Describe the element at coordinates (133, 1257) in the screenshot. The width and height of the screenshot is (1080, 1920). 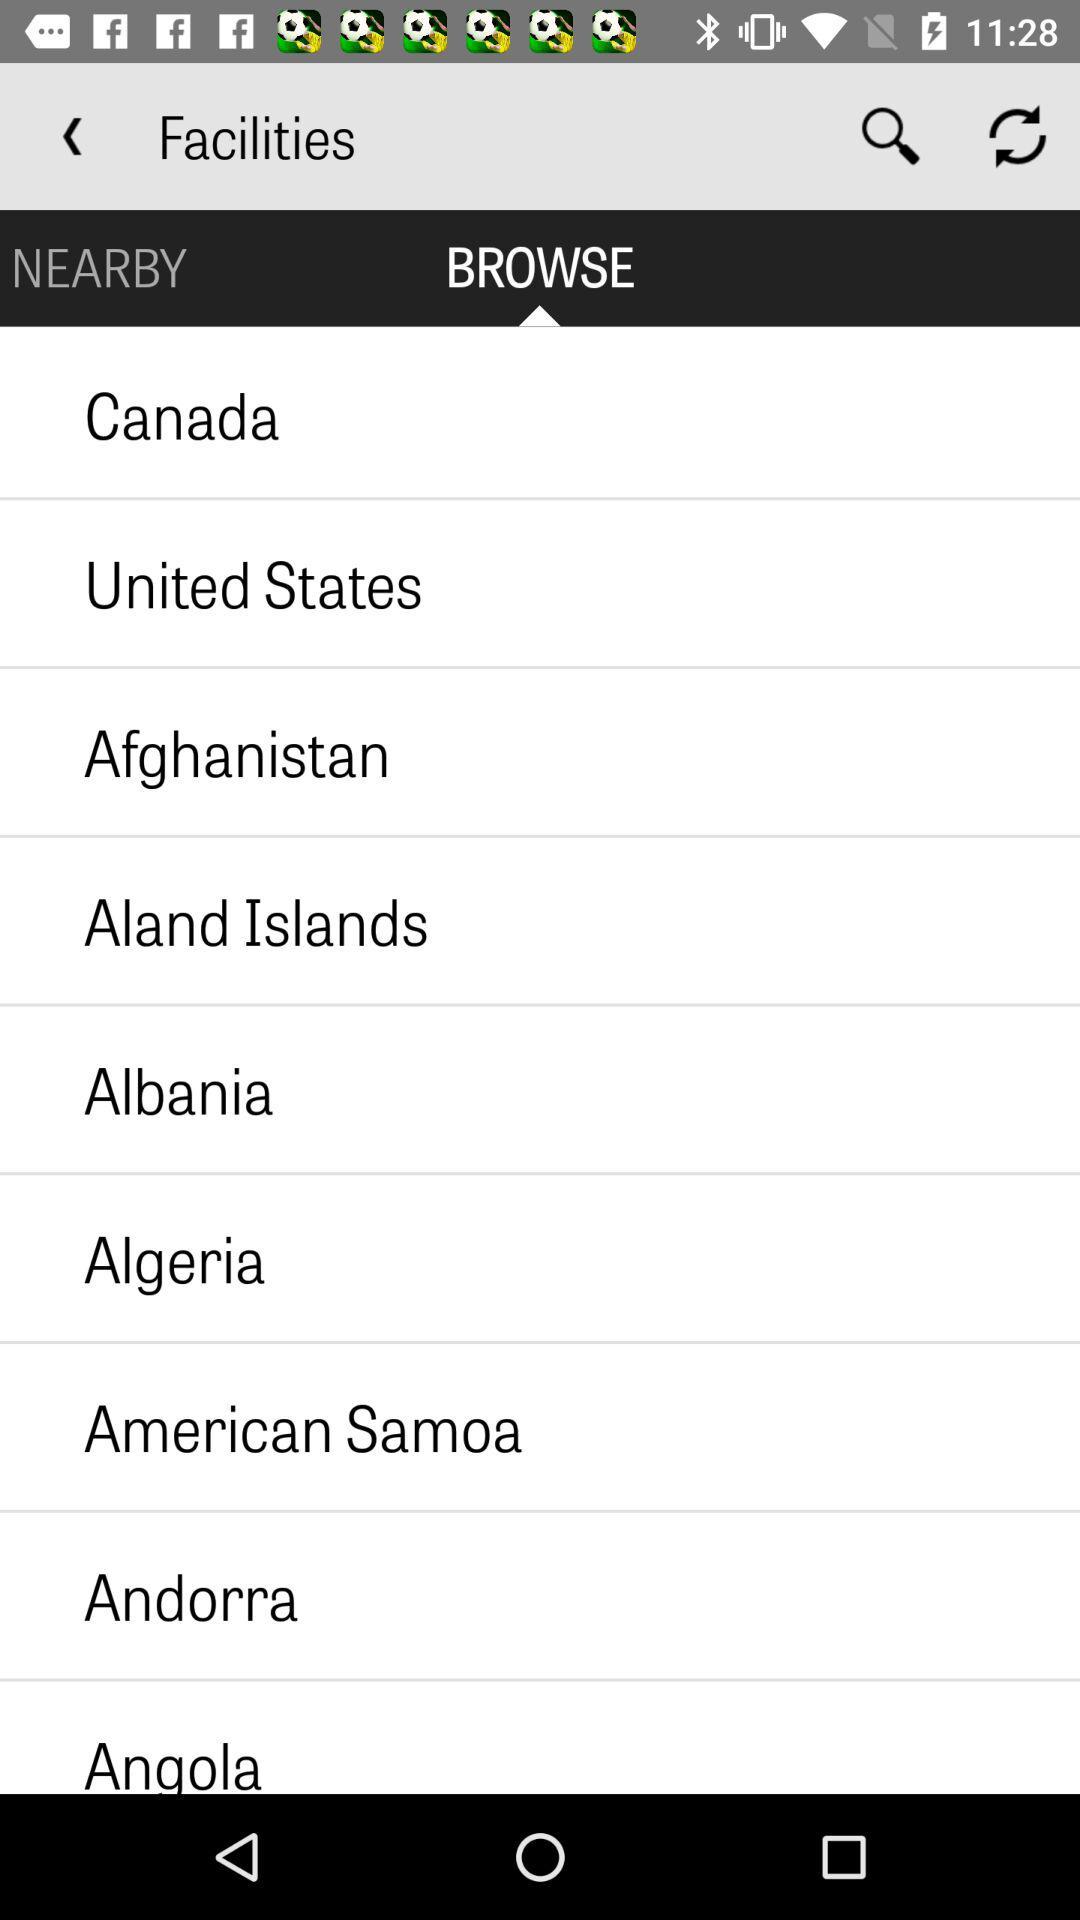
I see `item above the american samoa` at that location.